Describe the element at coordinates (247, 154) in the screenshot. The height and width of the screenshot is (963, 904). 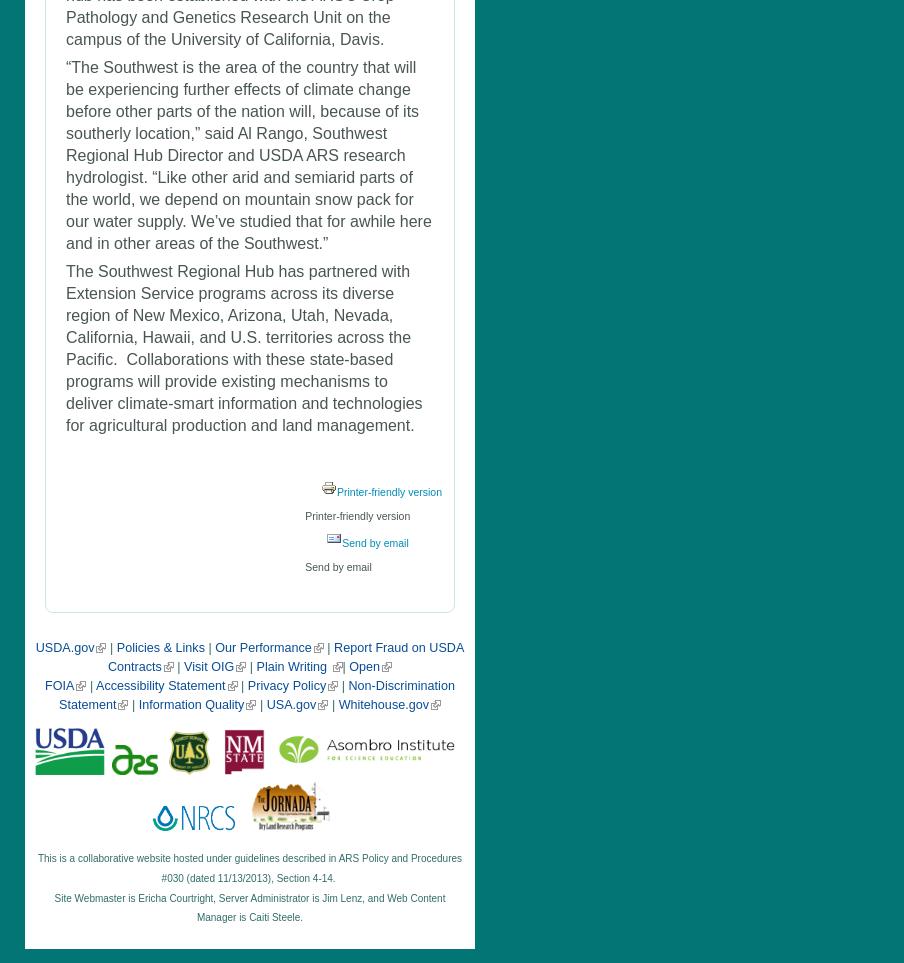
I see `'“The Southwest is the area of the country that will be experiencing further effects of climate change before other parts of the nation will, because of its southerly location,” said Al Rango, Southwest Regional Hub Director and USDA ARS research hydrologist. “Like other arid and semiarid parts of the world, we depend on mountain snow pack for our water supply. We’ve studied that for awhile here and in other areas of the Southwest.”'` at that location.